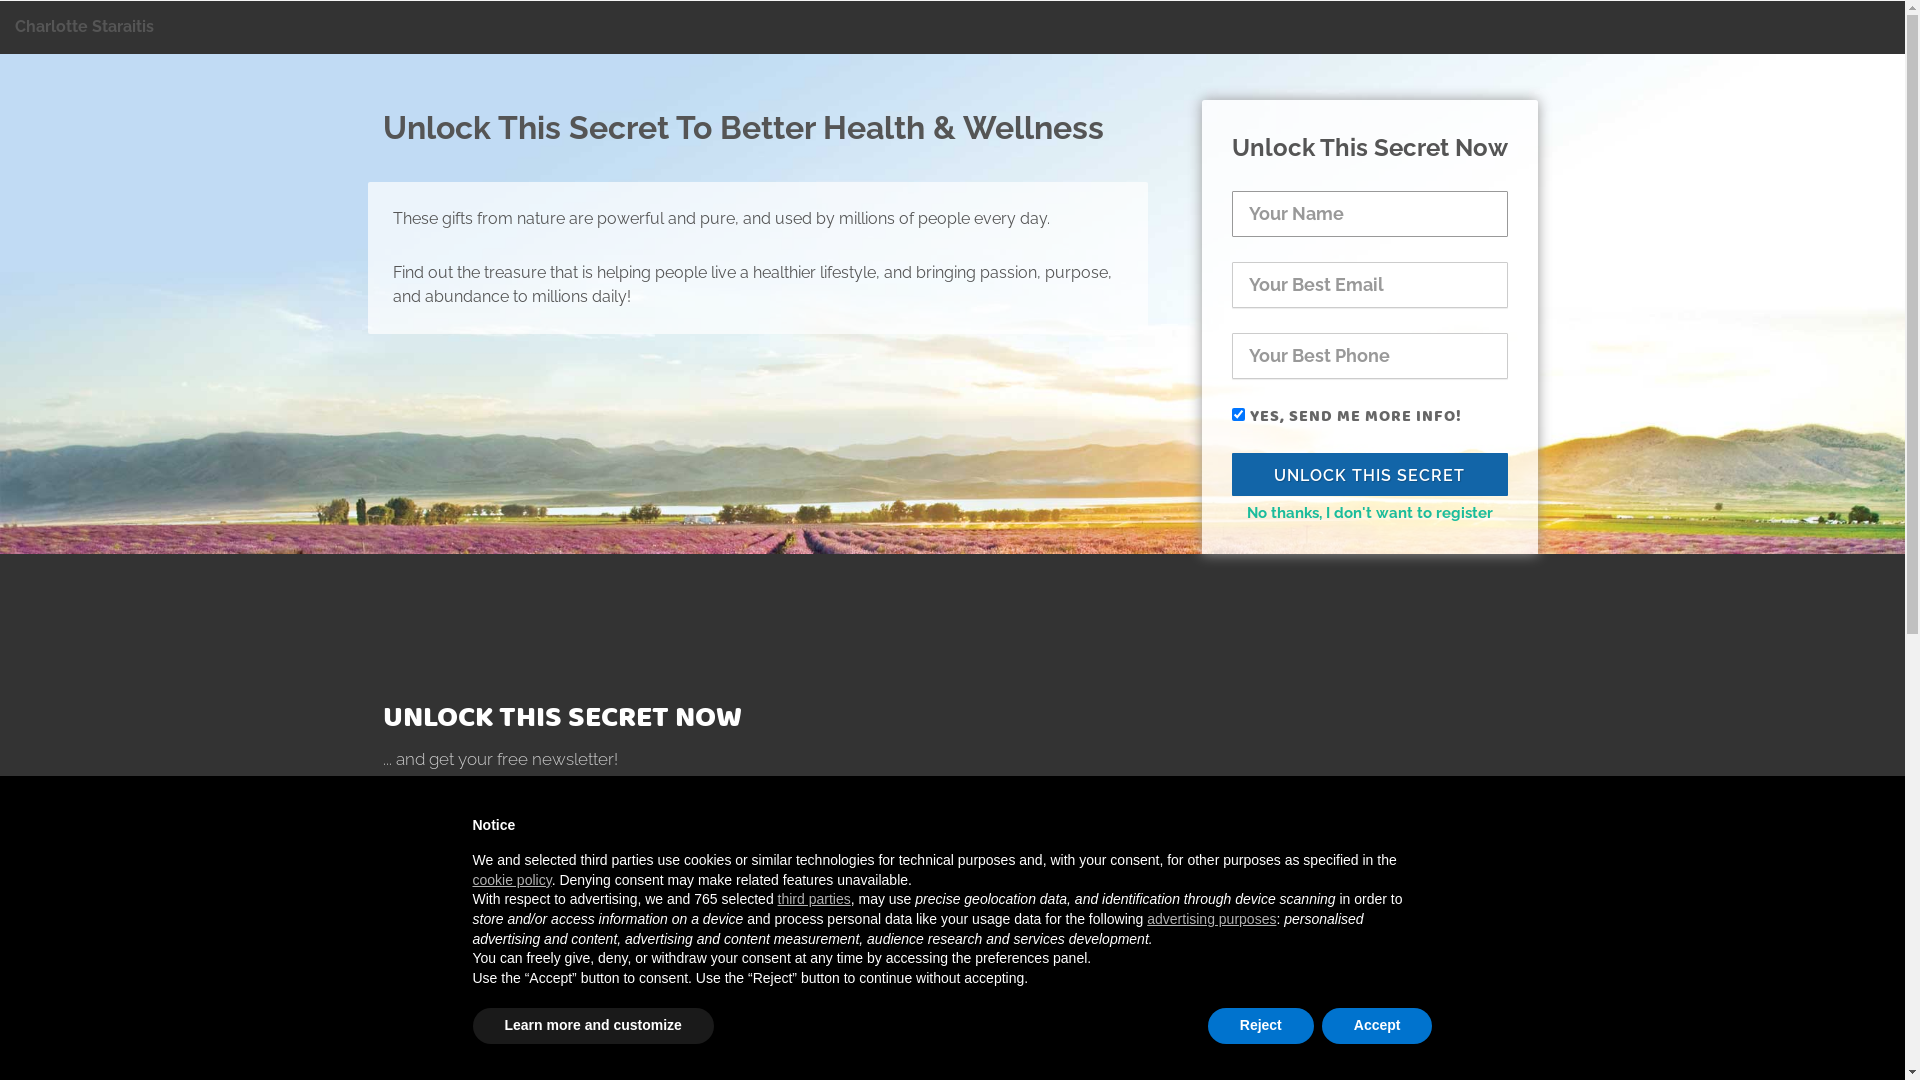 Image resolution: width=1920 pixels, height=1080 pixels. What do you see at coordinates (1368, 473) in the screenshot?
I see `'UNLOCK THIS SECRET'` at bounding box center [1368, 473].